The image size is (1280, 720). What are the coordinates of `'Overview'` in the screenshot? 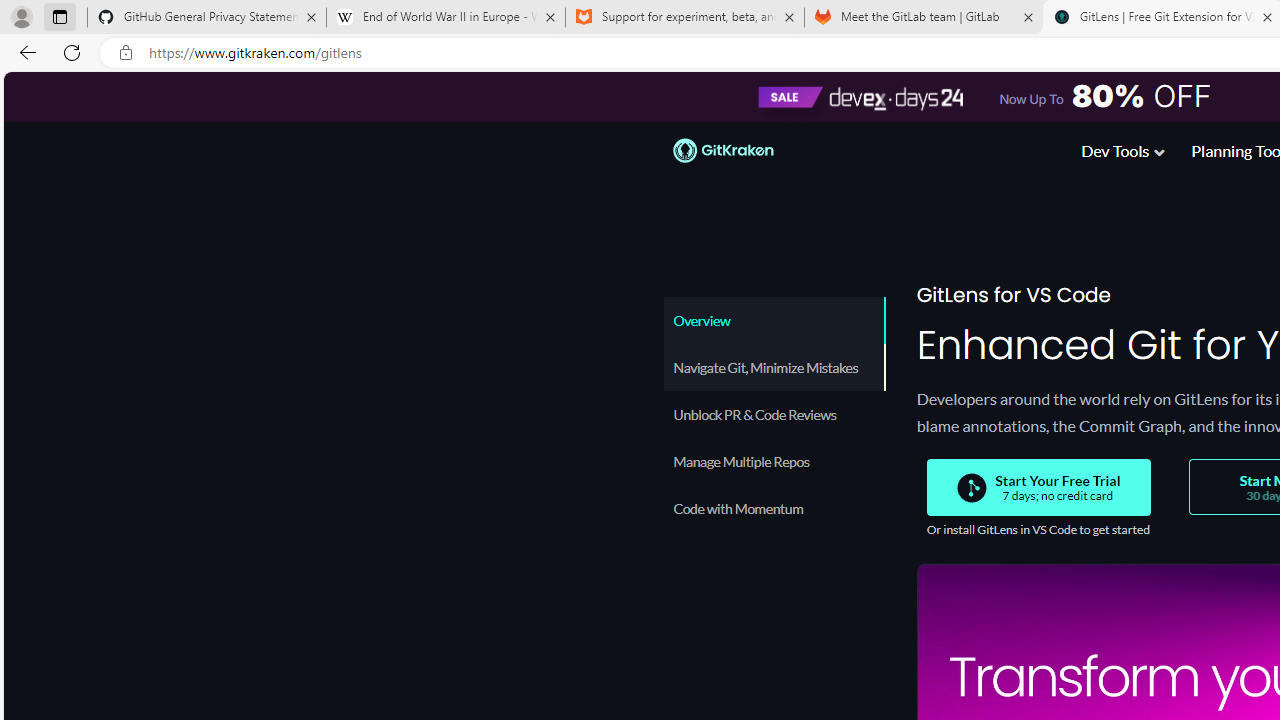 It's located at (773, 319).